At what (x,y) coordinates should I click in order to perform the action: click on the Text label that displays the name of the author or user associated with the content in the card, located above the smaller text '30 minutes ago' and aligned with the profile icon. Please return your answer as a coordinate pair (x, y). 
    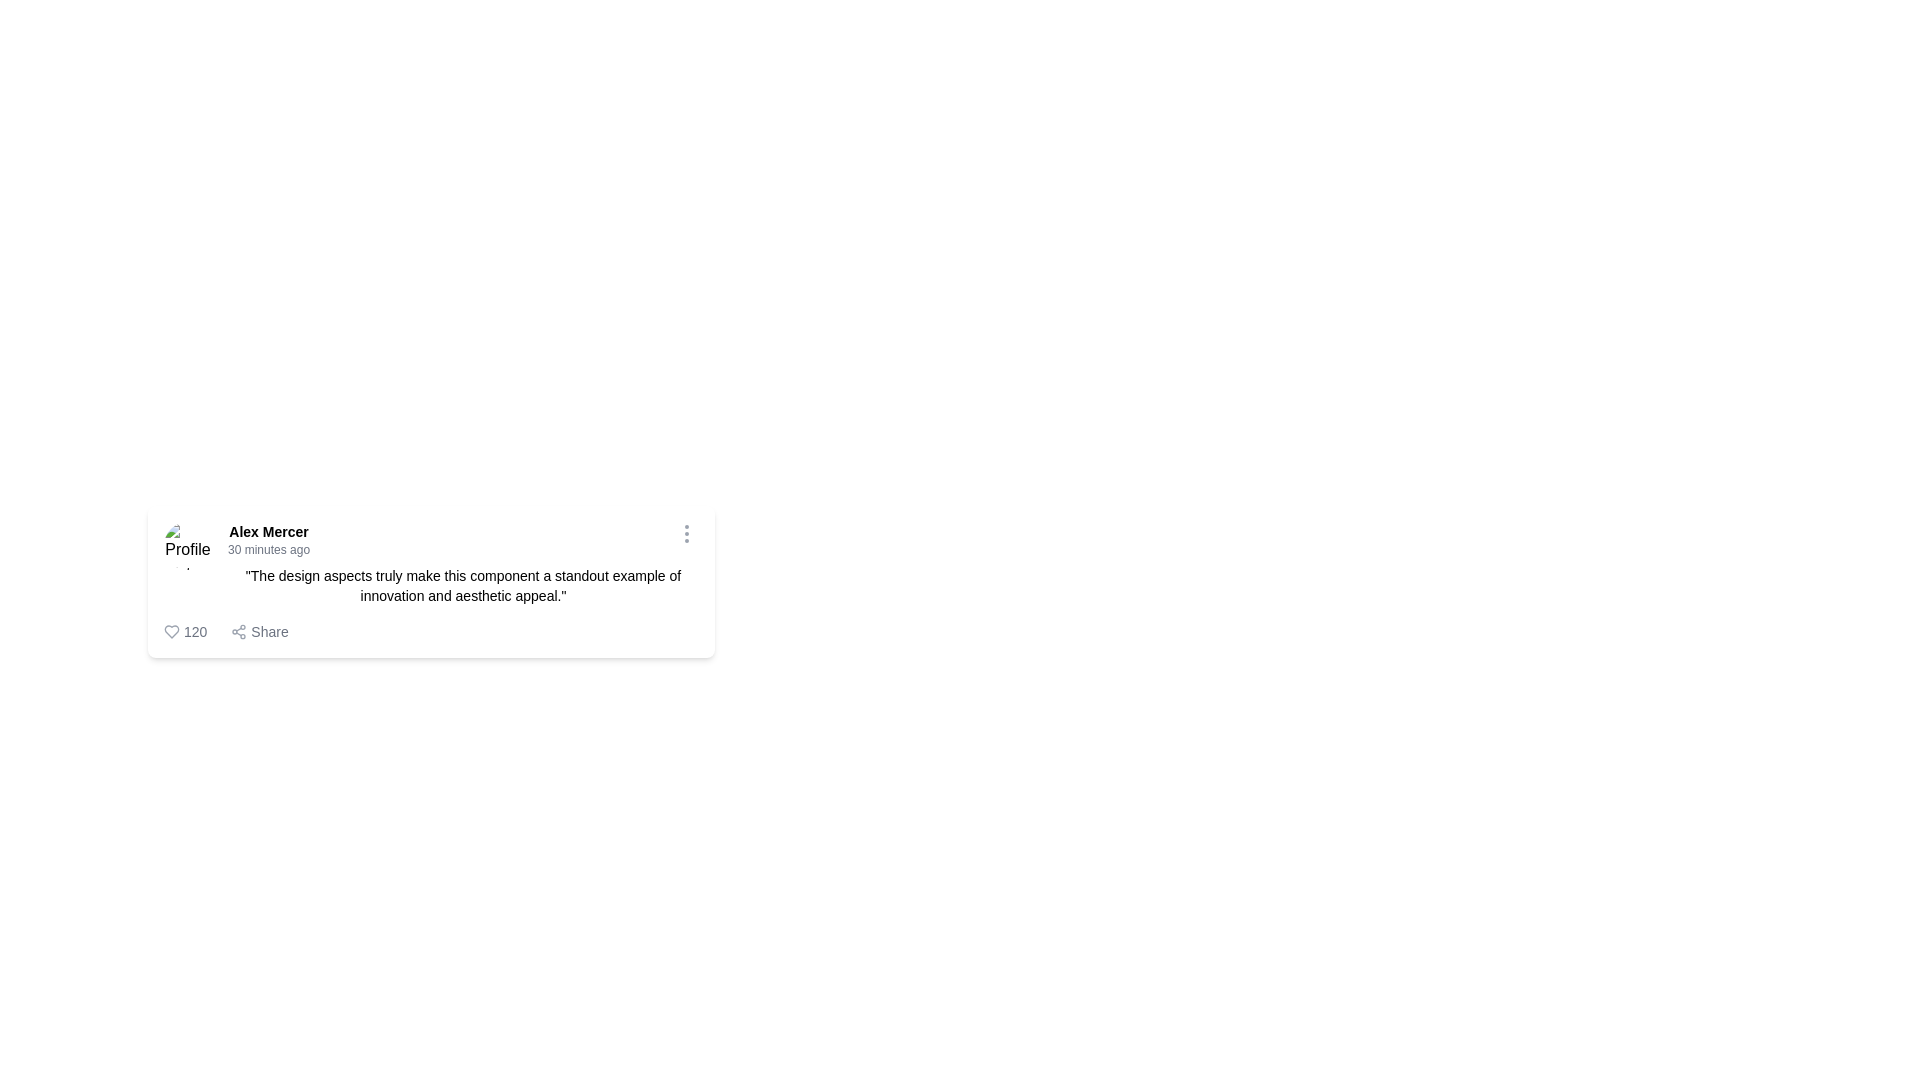
    Looking at the image, I should click on (267, 531).